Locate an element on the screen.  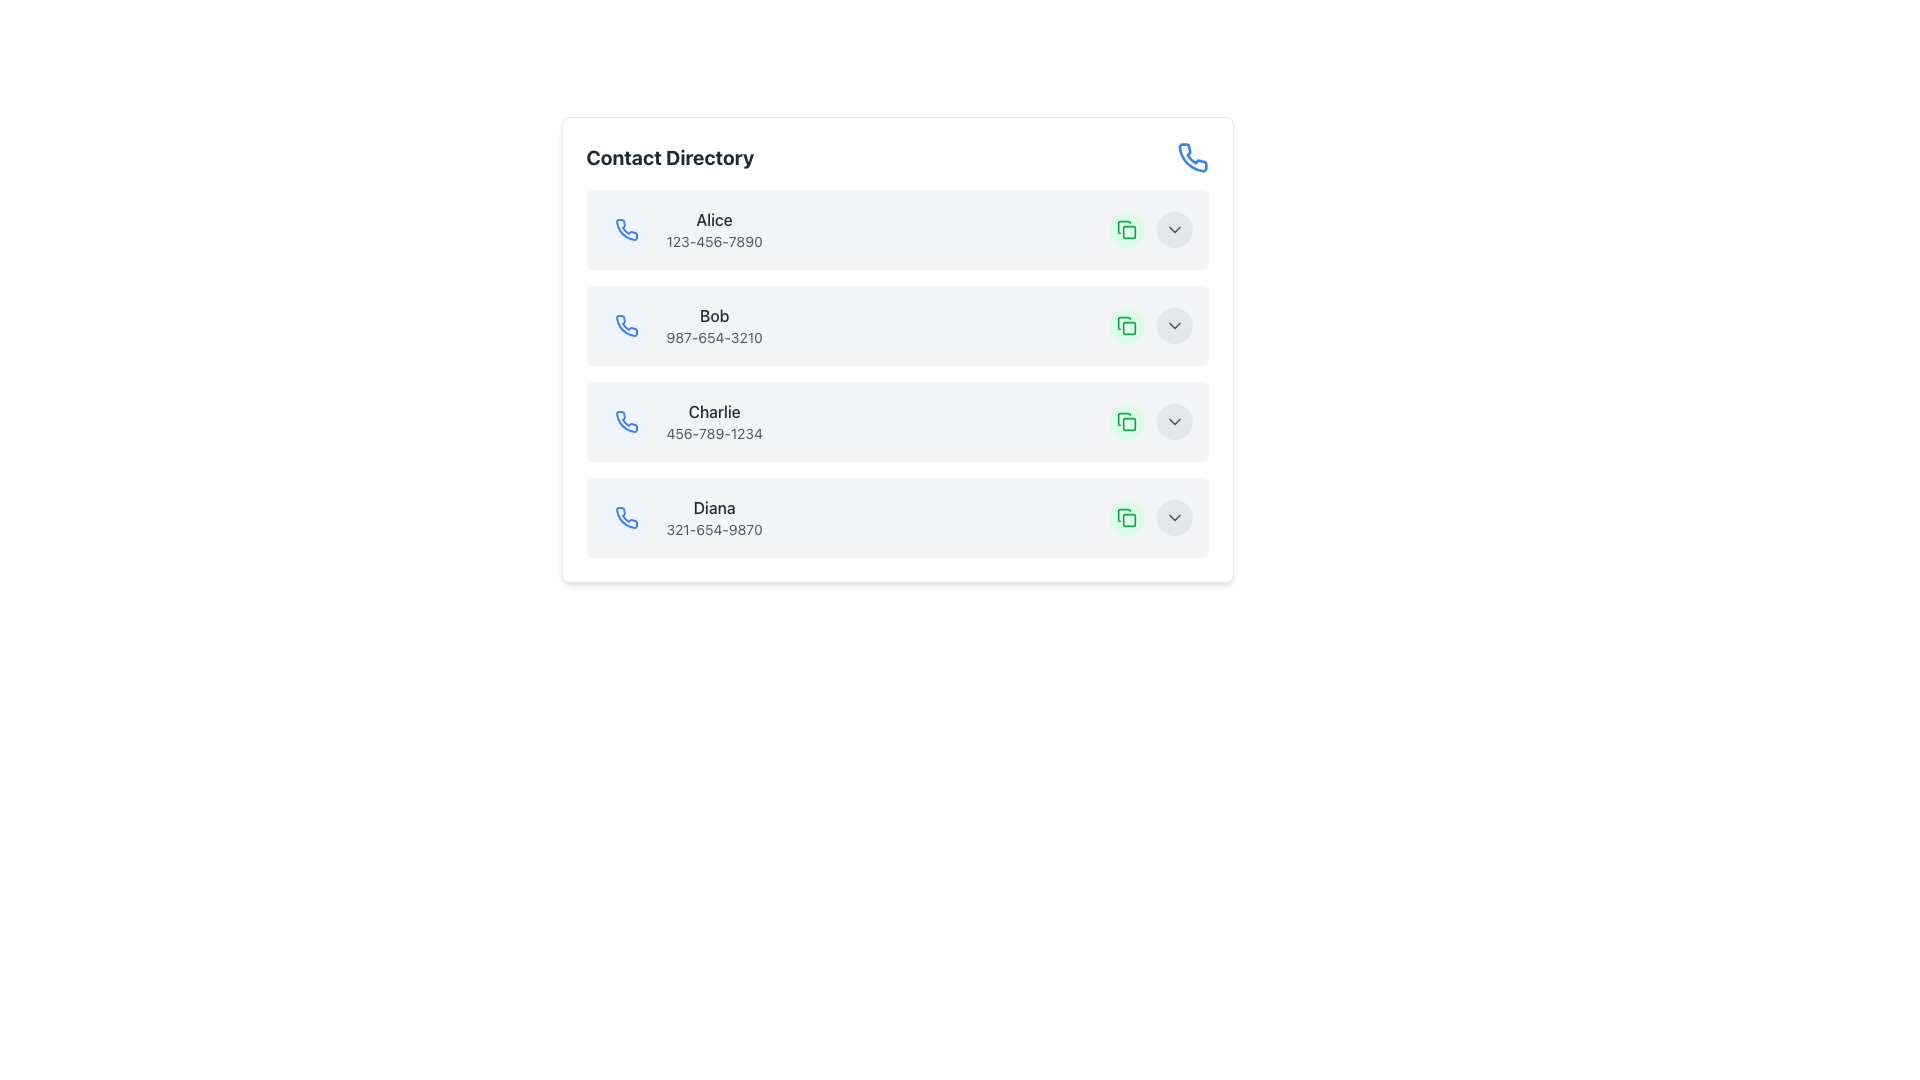
the Text Label that identifies the contact name above the phone number '456-789-1234' is located at coordinates (714, 411).